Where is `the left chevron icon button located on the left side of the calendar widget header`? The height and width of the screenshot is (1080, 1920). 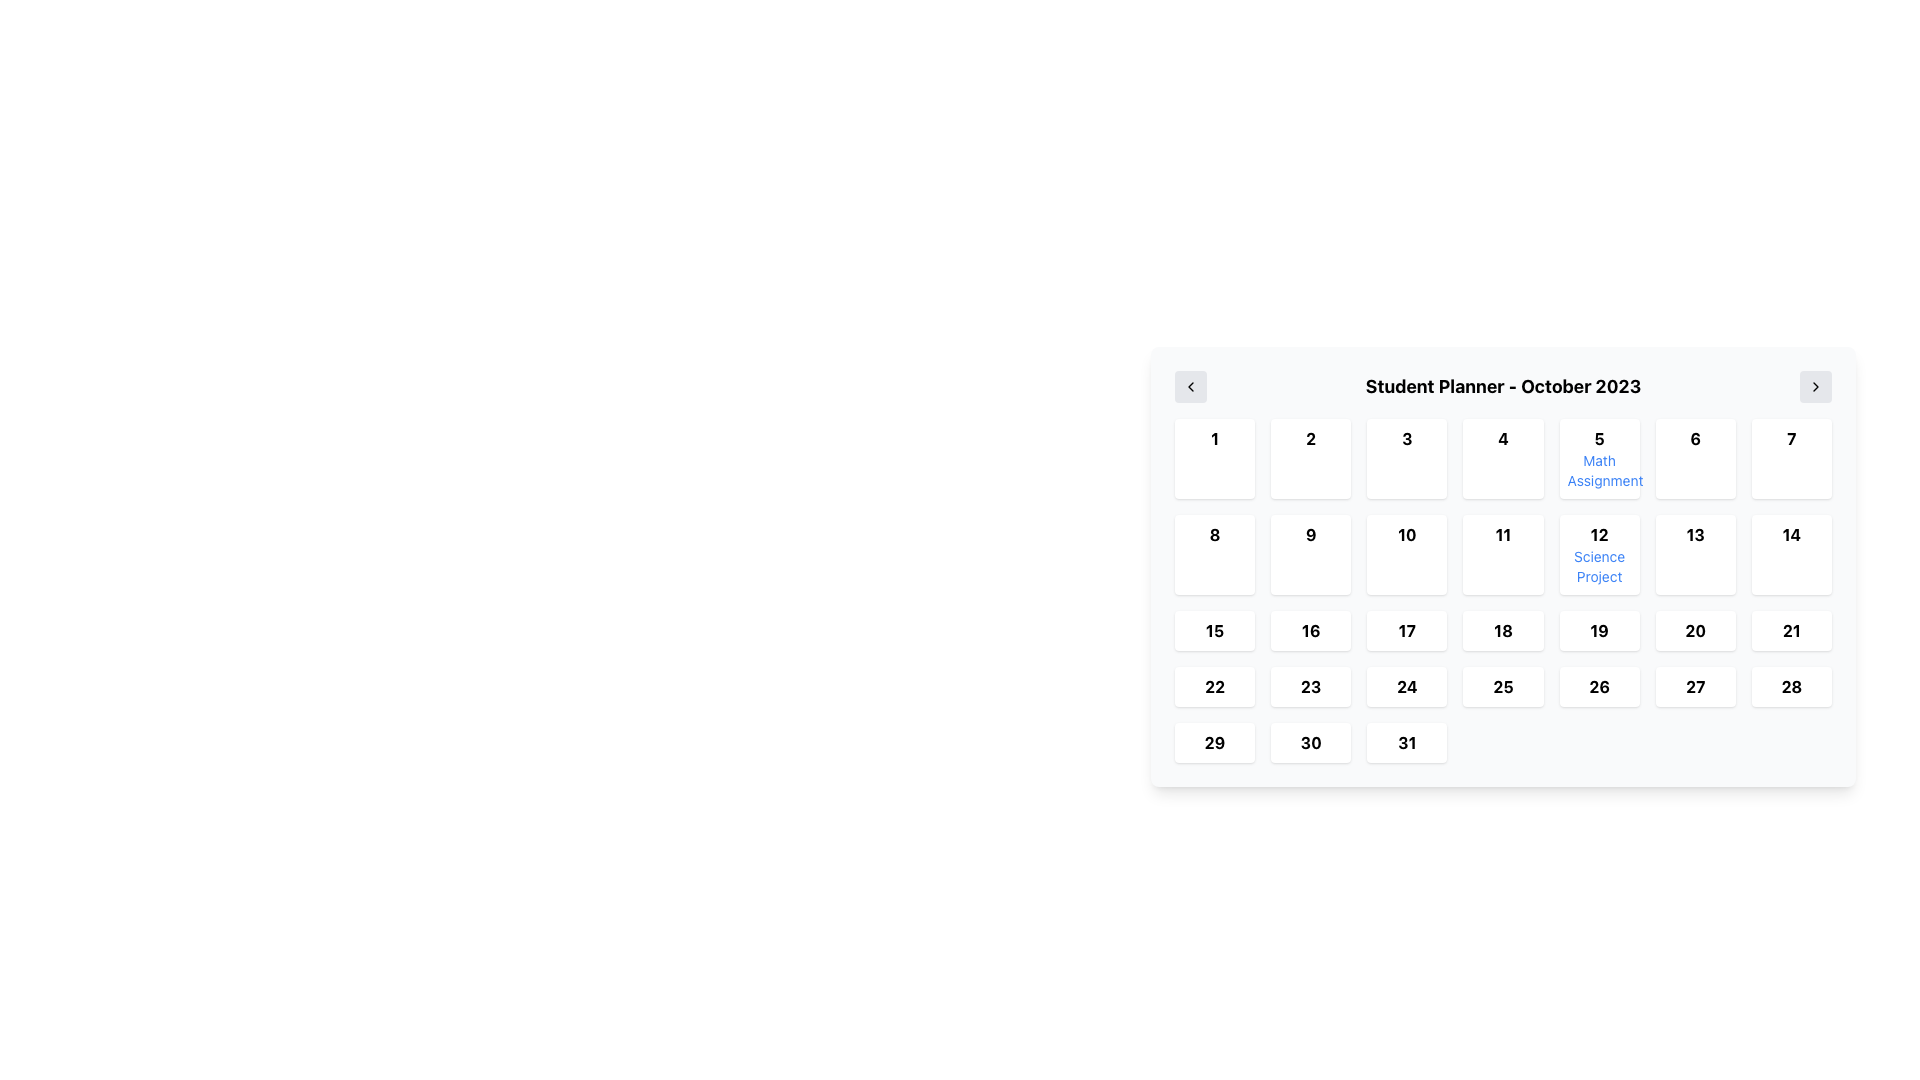 the left chevron icon button located on the left side of the calendar widget header is located at coordinates (1190, 386).